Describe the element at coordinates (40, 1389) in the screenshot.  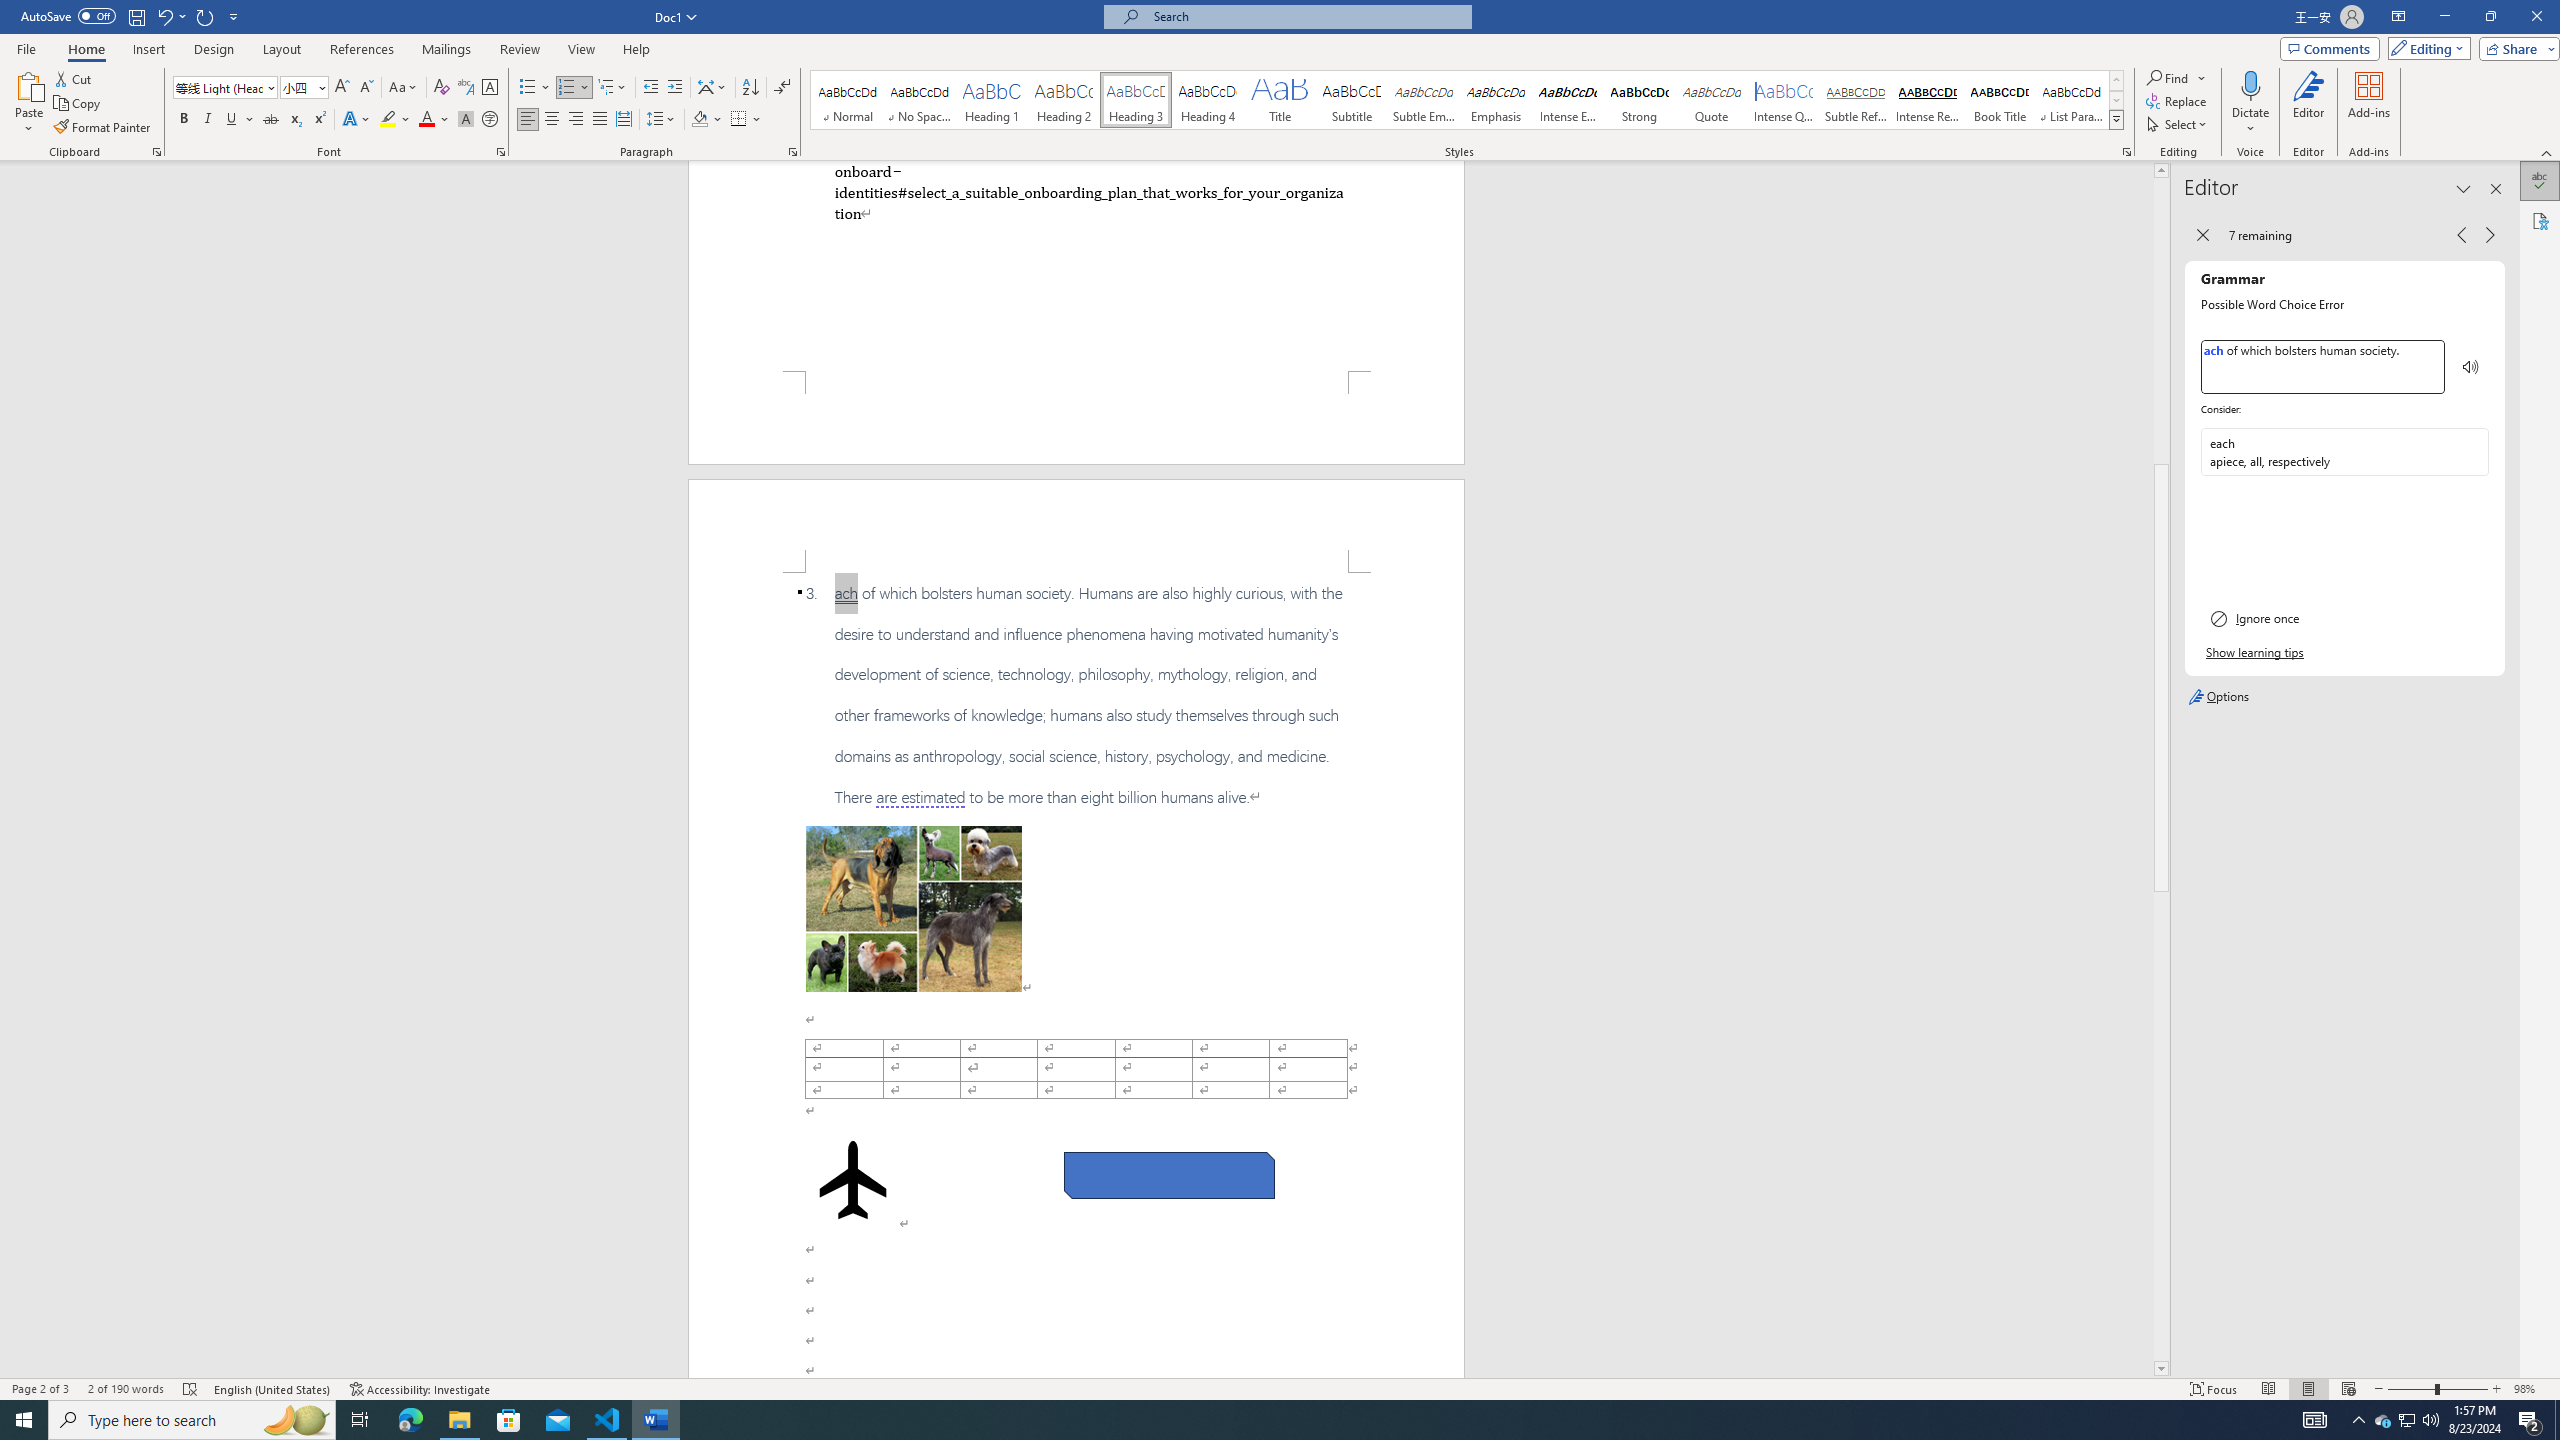
I see `'Page Number Page 2 of 3'` at that location.